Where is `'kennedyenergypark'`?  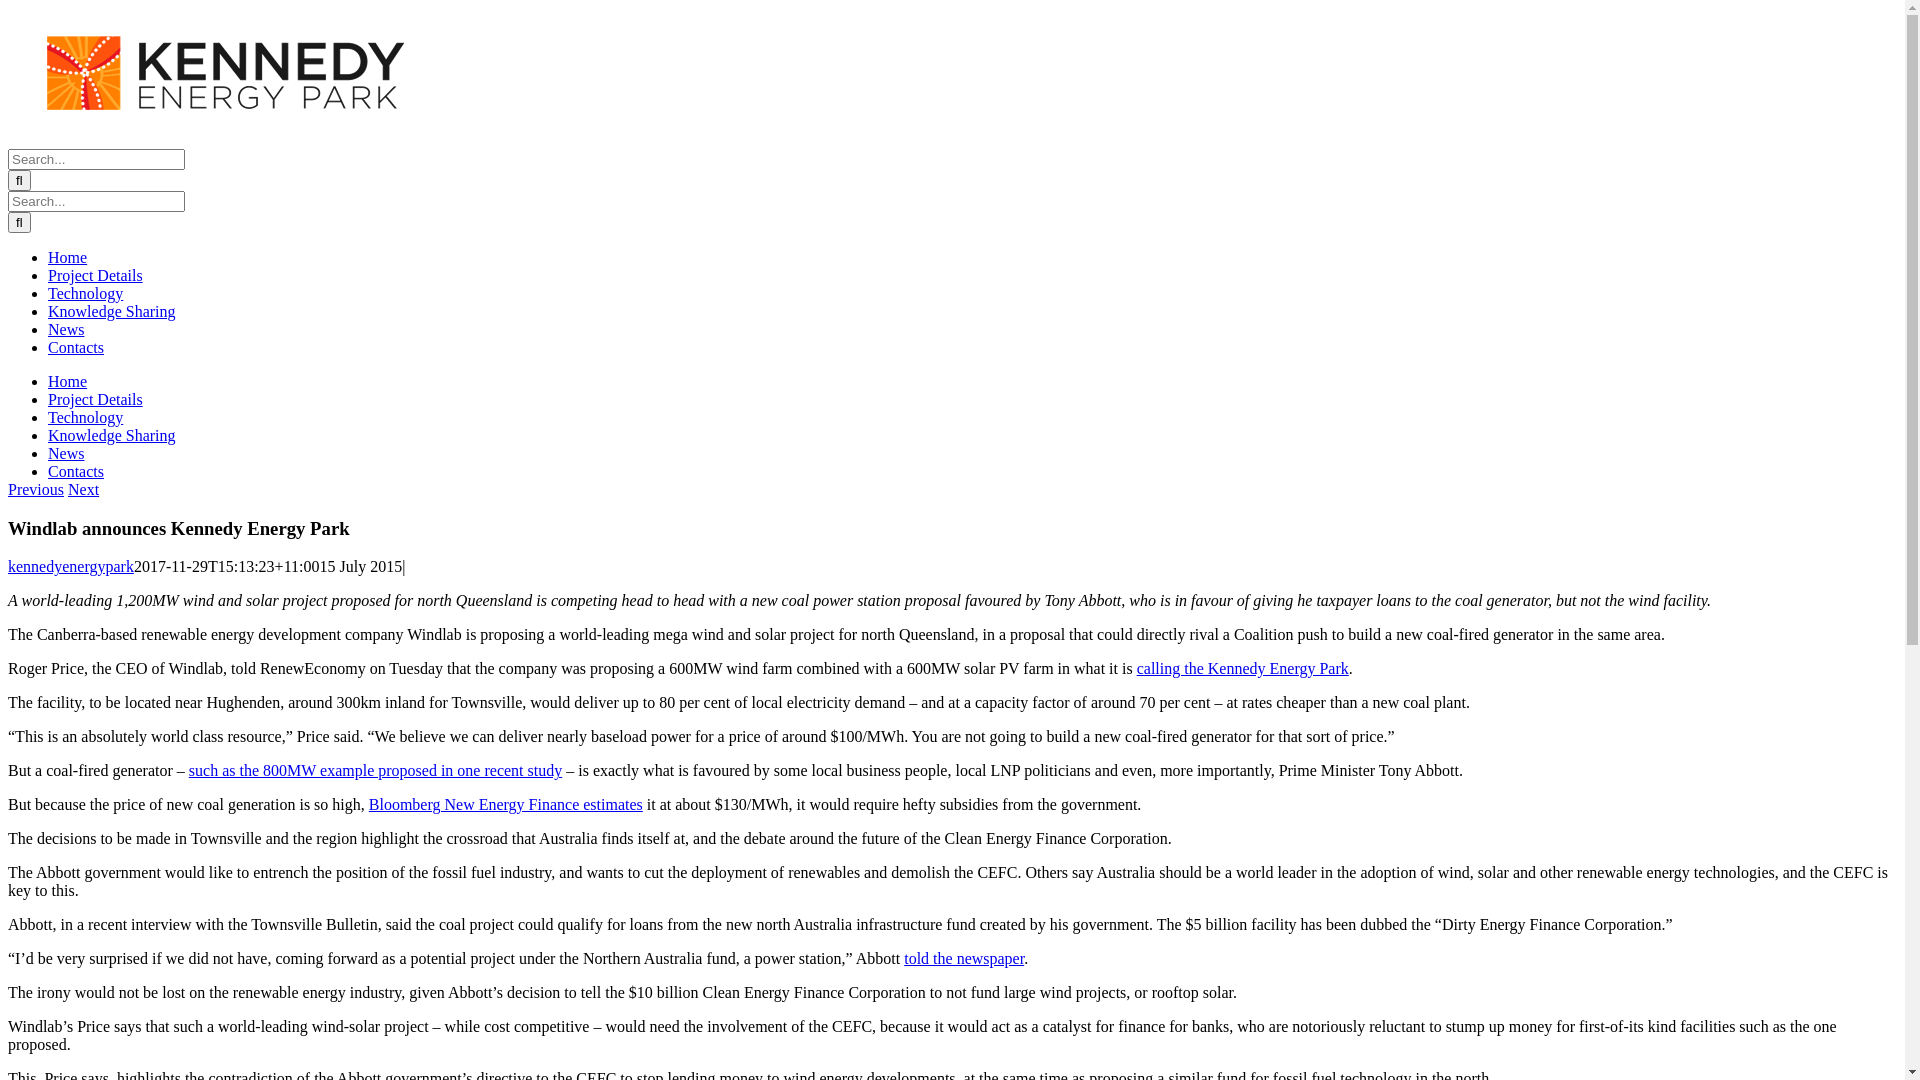
'kennedyenergypark' is located at coordinates (71, 566).